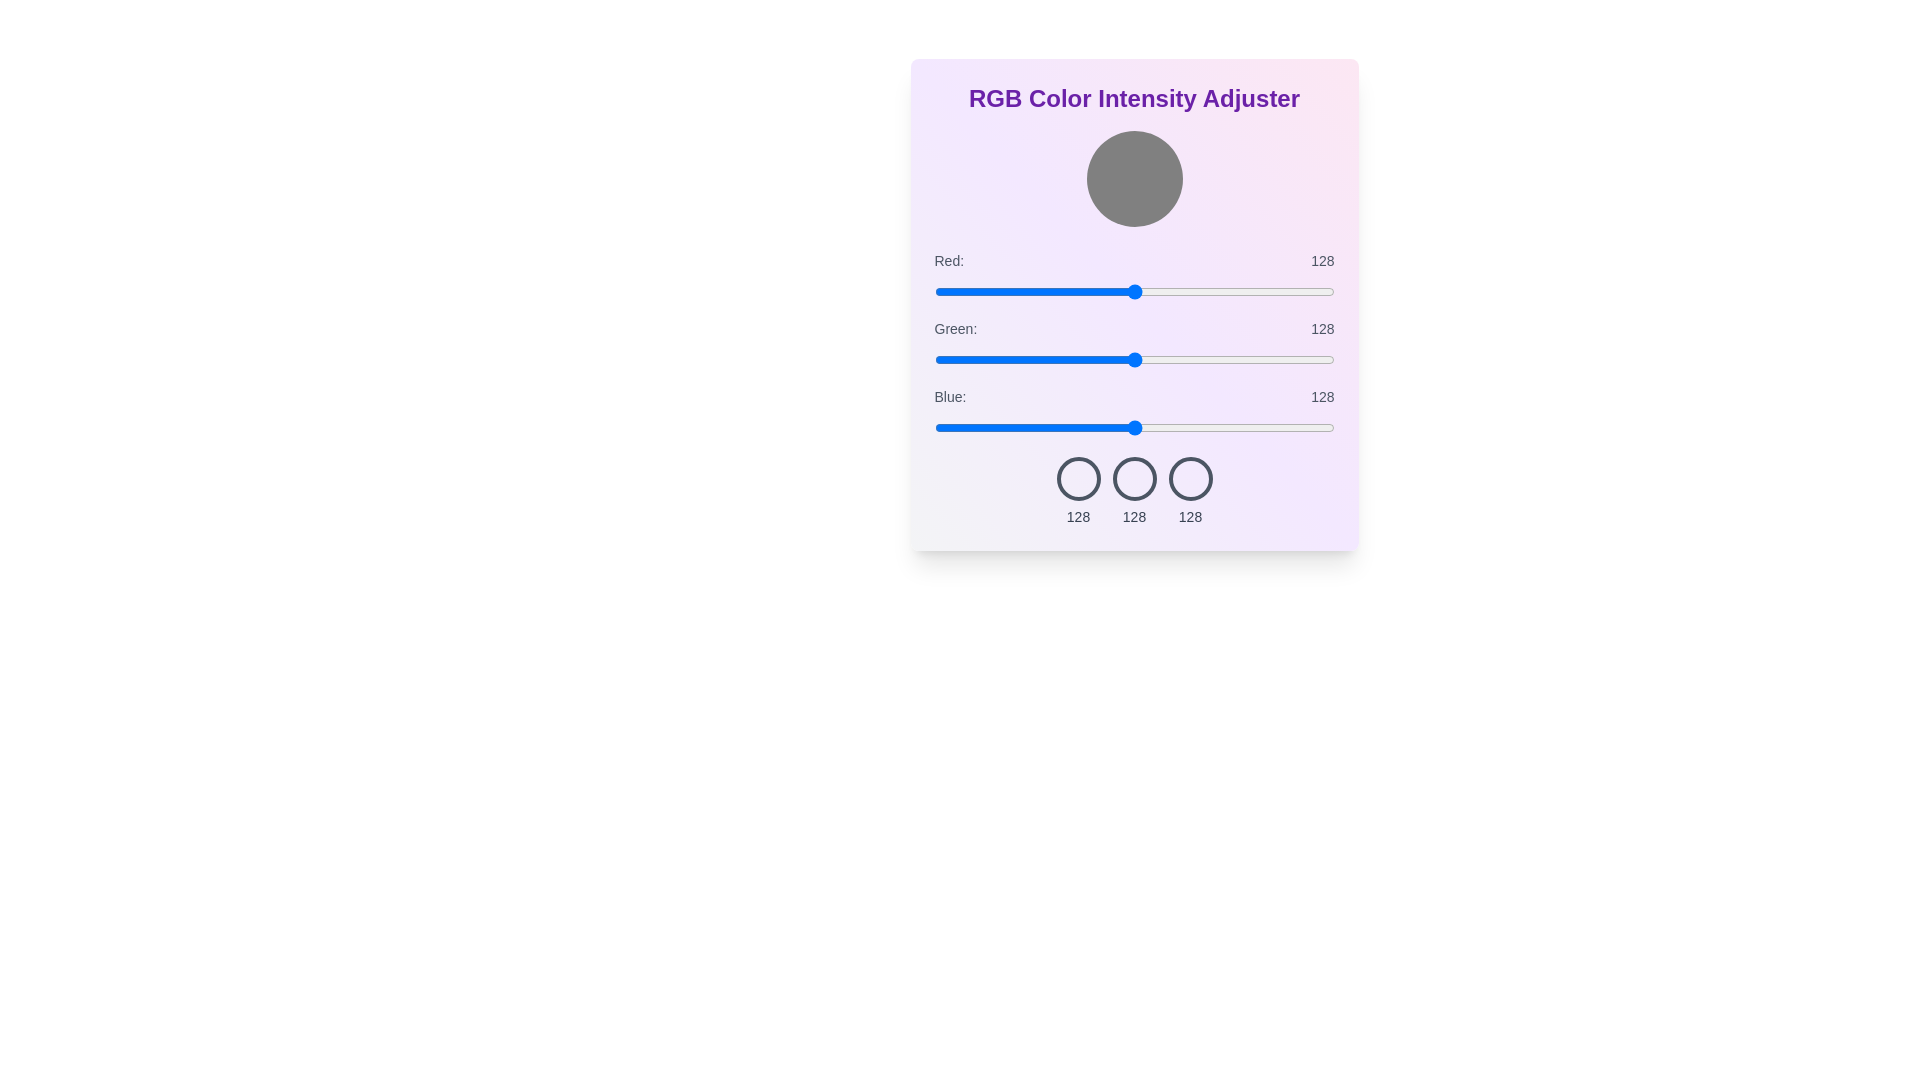  I want to click on the red color intensity slider to 136 value, so click(1147, 292).